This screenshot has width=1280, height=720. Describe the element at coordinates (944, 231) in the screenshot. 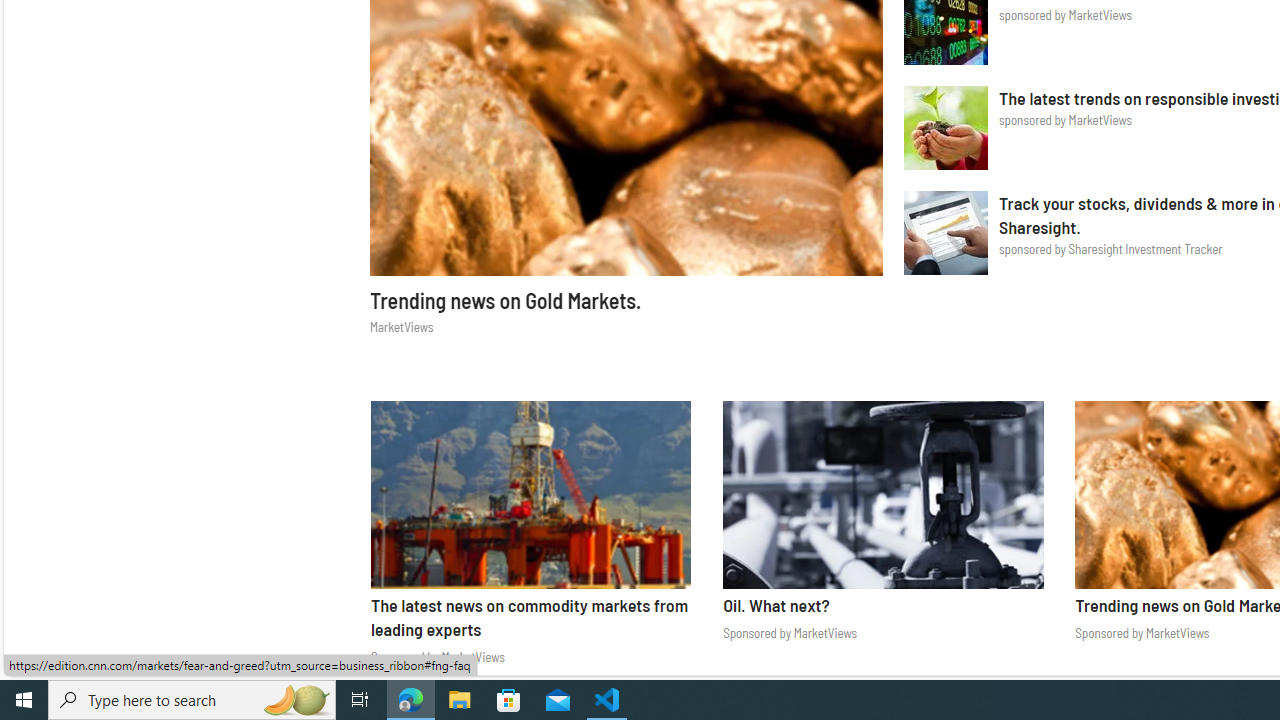

I see `'Sharesight Investment Tracker'` at that location.